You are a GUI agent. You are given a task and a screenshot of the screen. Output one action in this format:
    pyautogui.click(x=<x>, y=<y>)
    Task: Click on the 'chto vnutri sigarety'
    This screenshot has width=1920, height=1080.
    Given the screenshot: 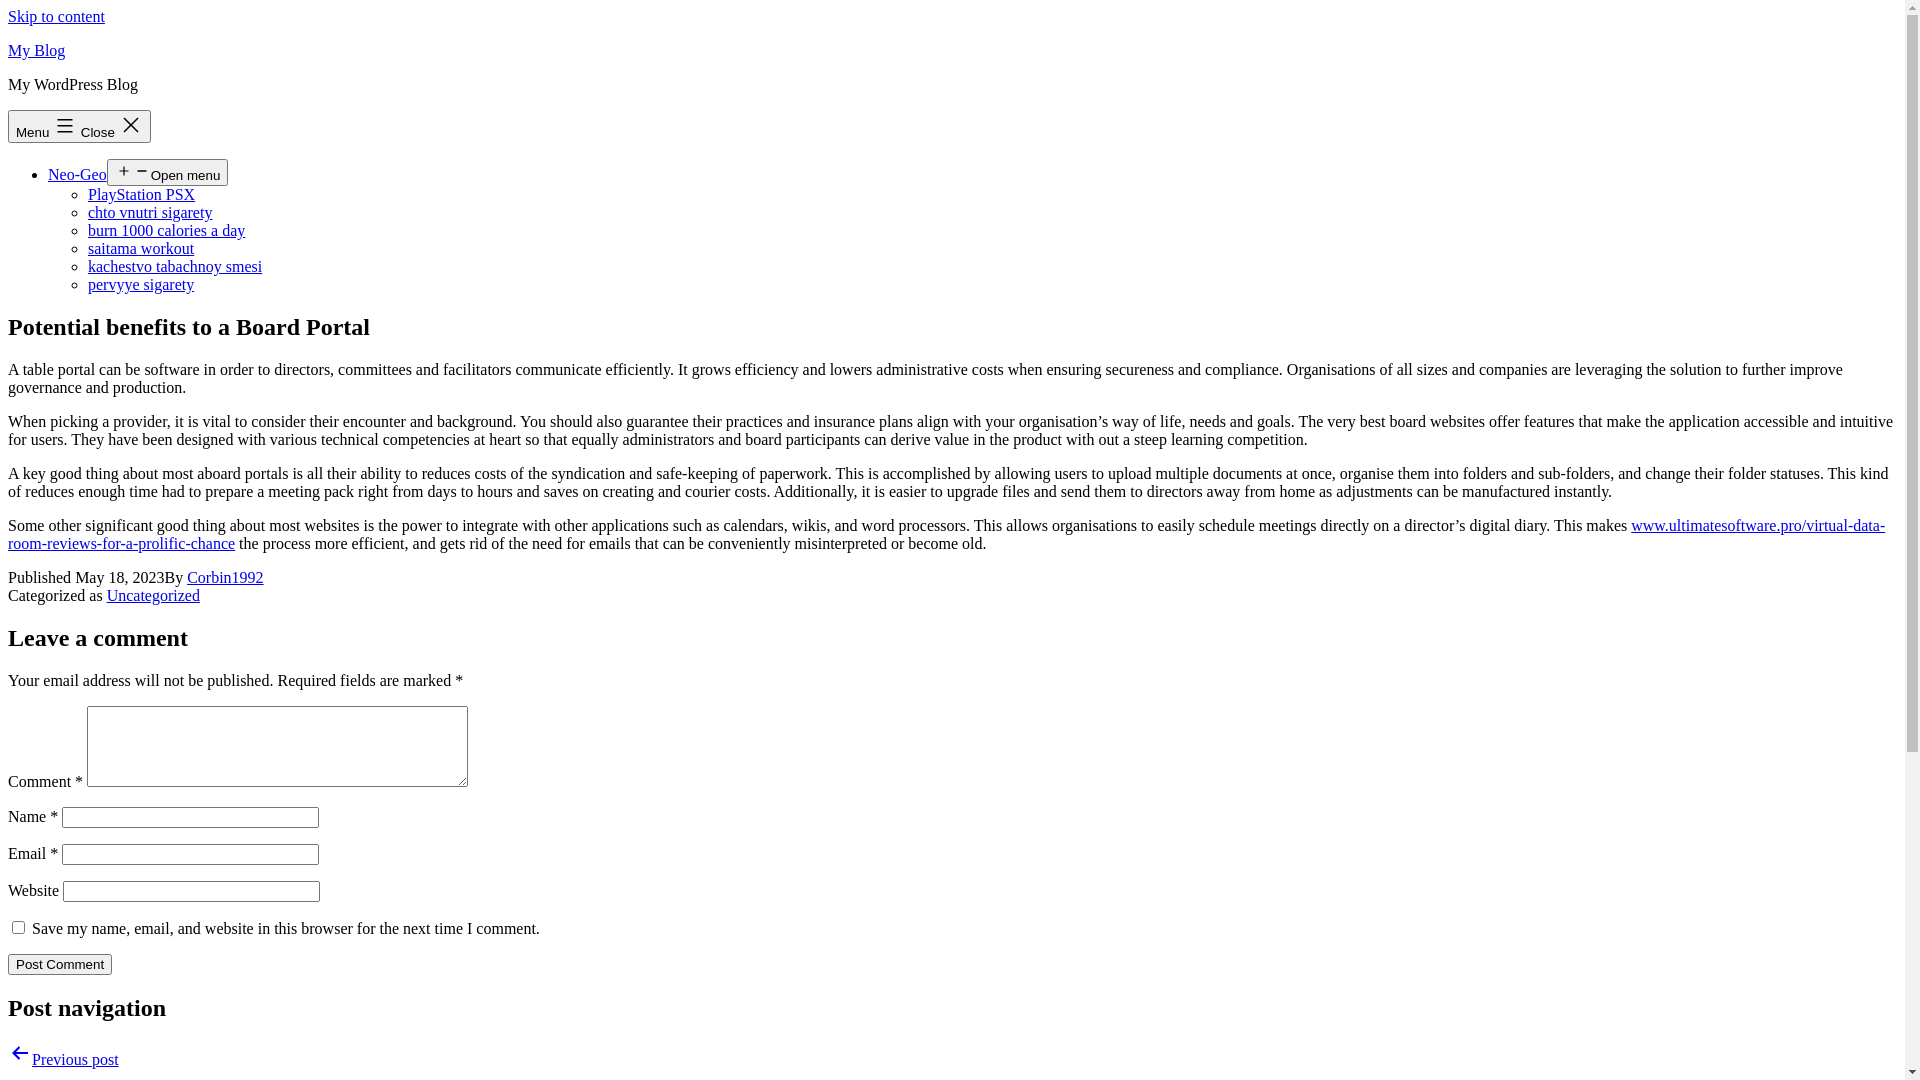 What is the action you would take?
    pyautogui.click(x=148, y=212)
    